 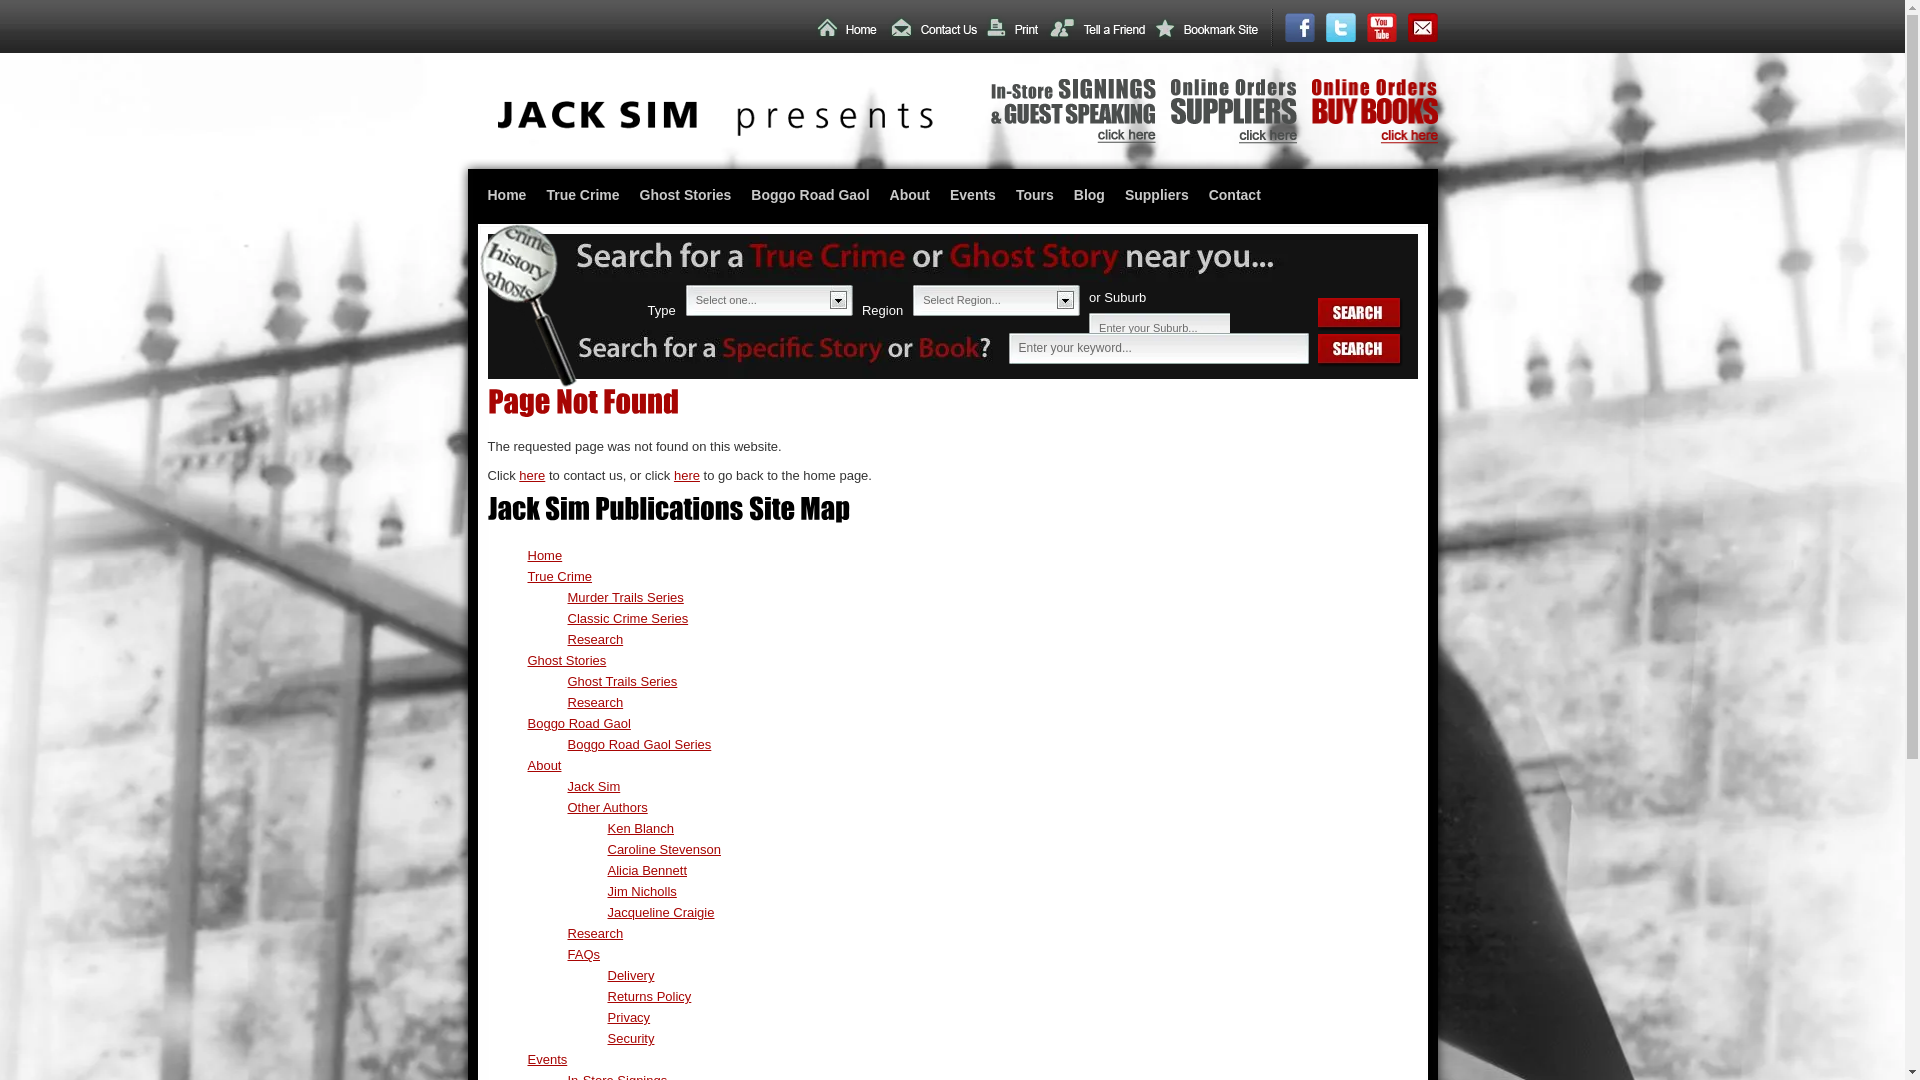 I want to click on 'FAQs', so click(x=583, y=953).